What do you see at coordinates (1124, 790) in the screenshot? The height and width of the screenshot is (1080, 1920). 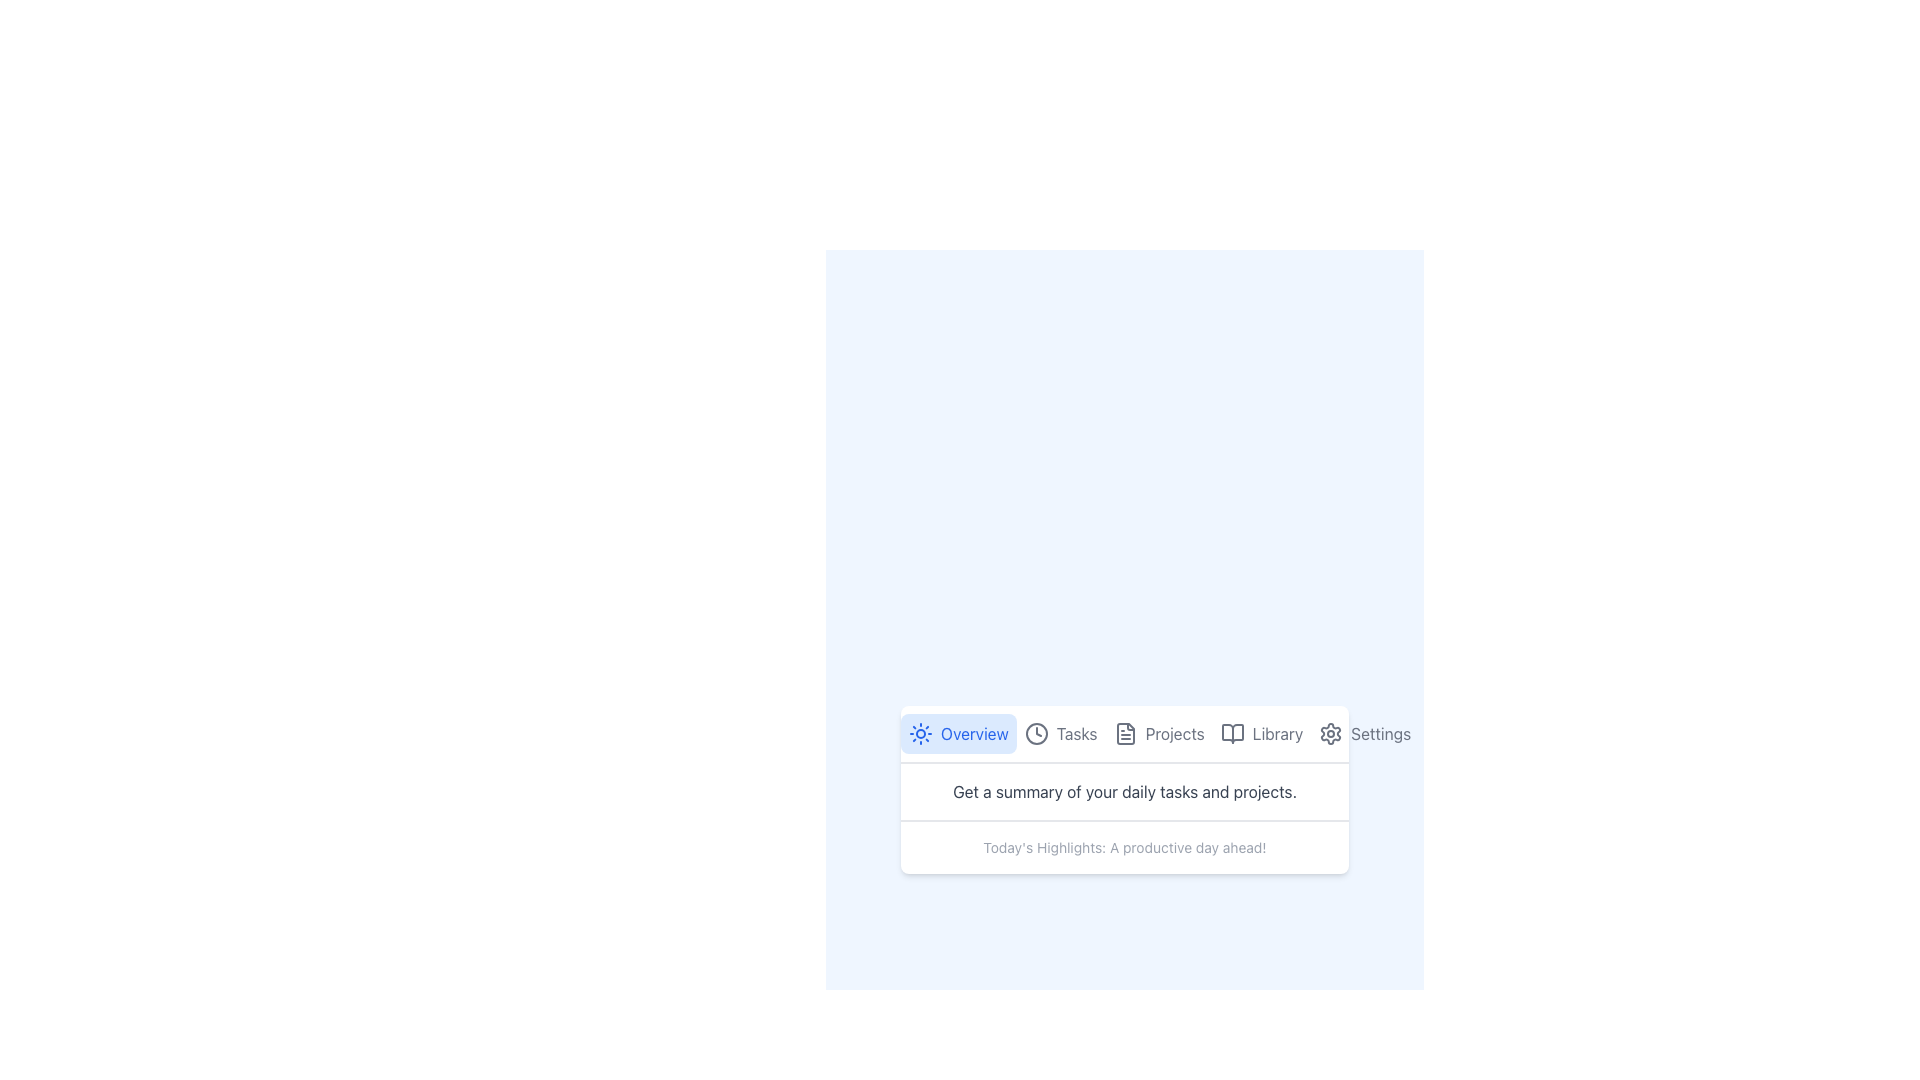 I see `the static text element that provides a summary of daily tasks and projects, located below the navigation menu` at bounding box center [1124, 790].